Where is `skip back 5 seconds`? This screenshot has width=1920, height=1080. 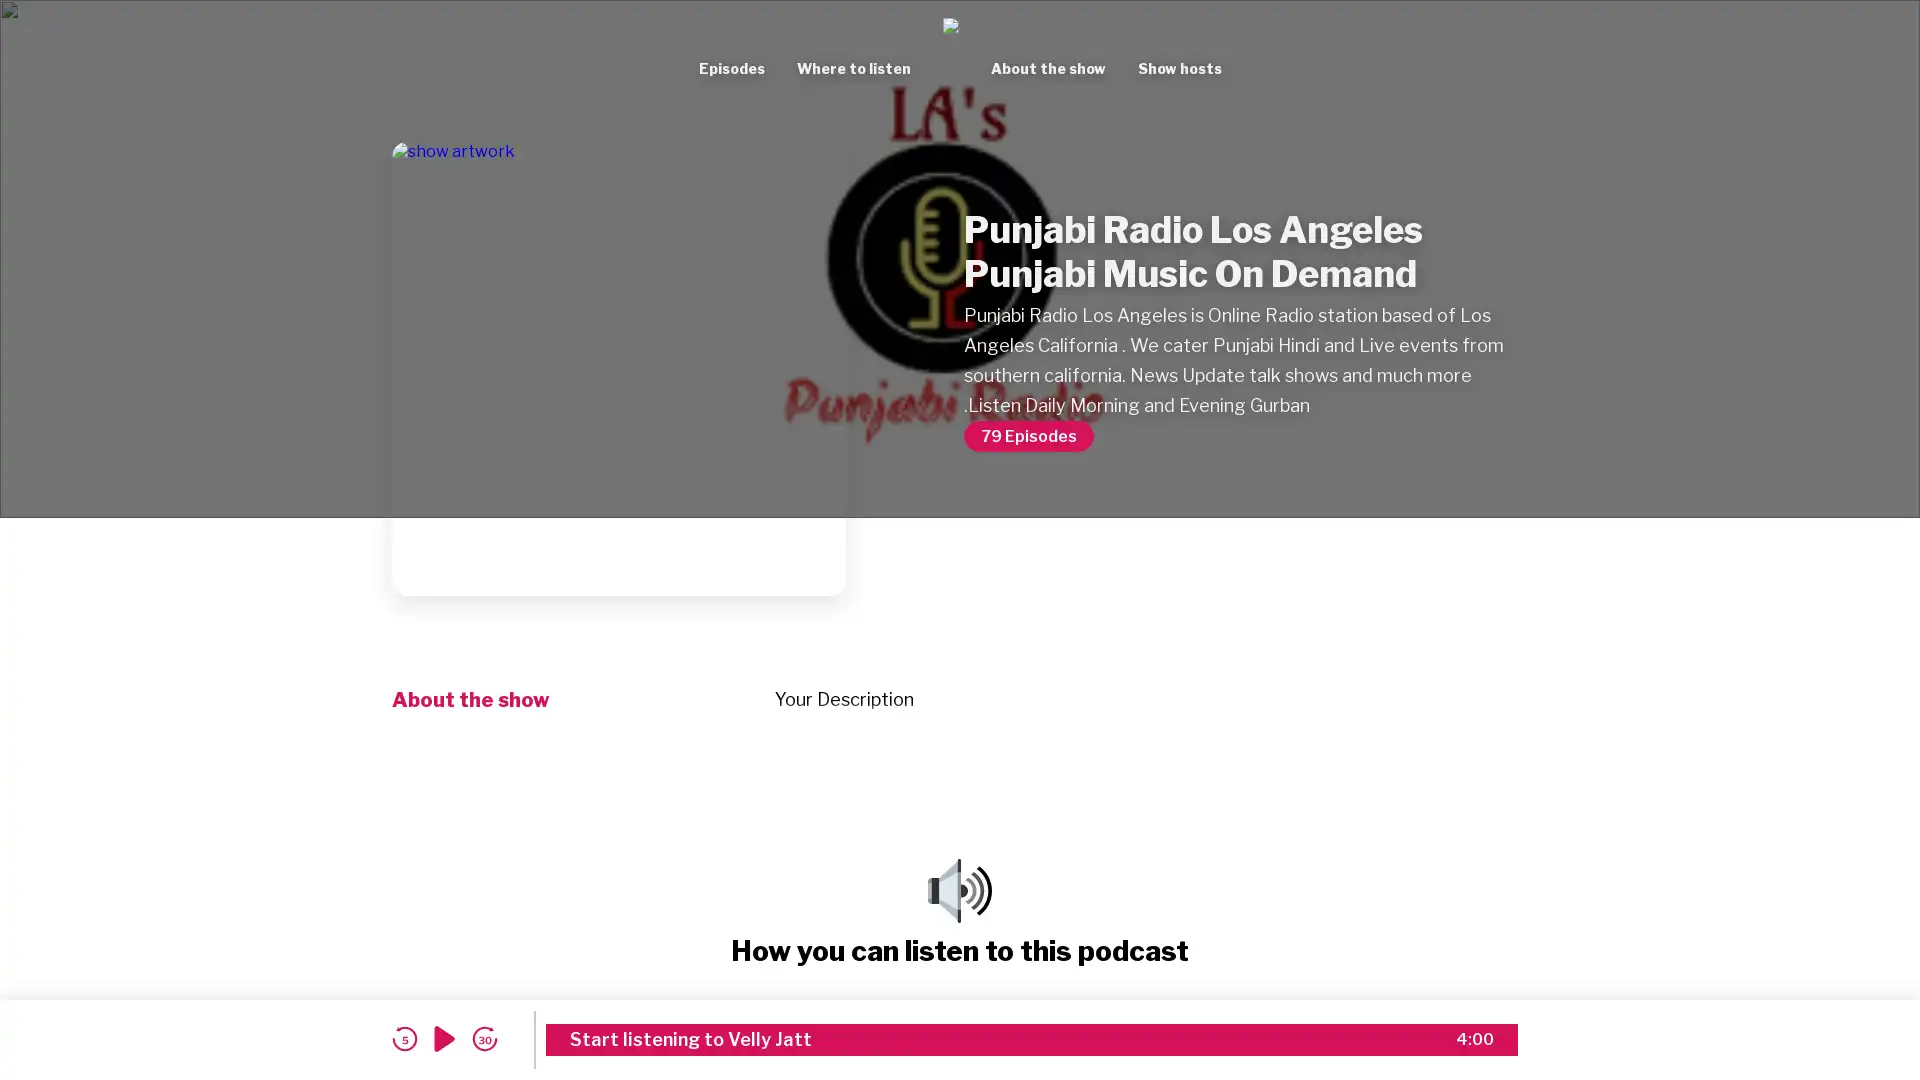 skip back 5 seconds is located at coordinates (403, 1038).